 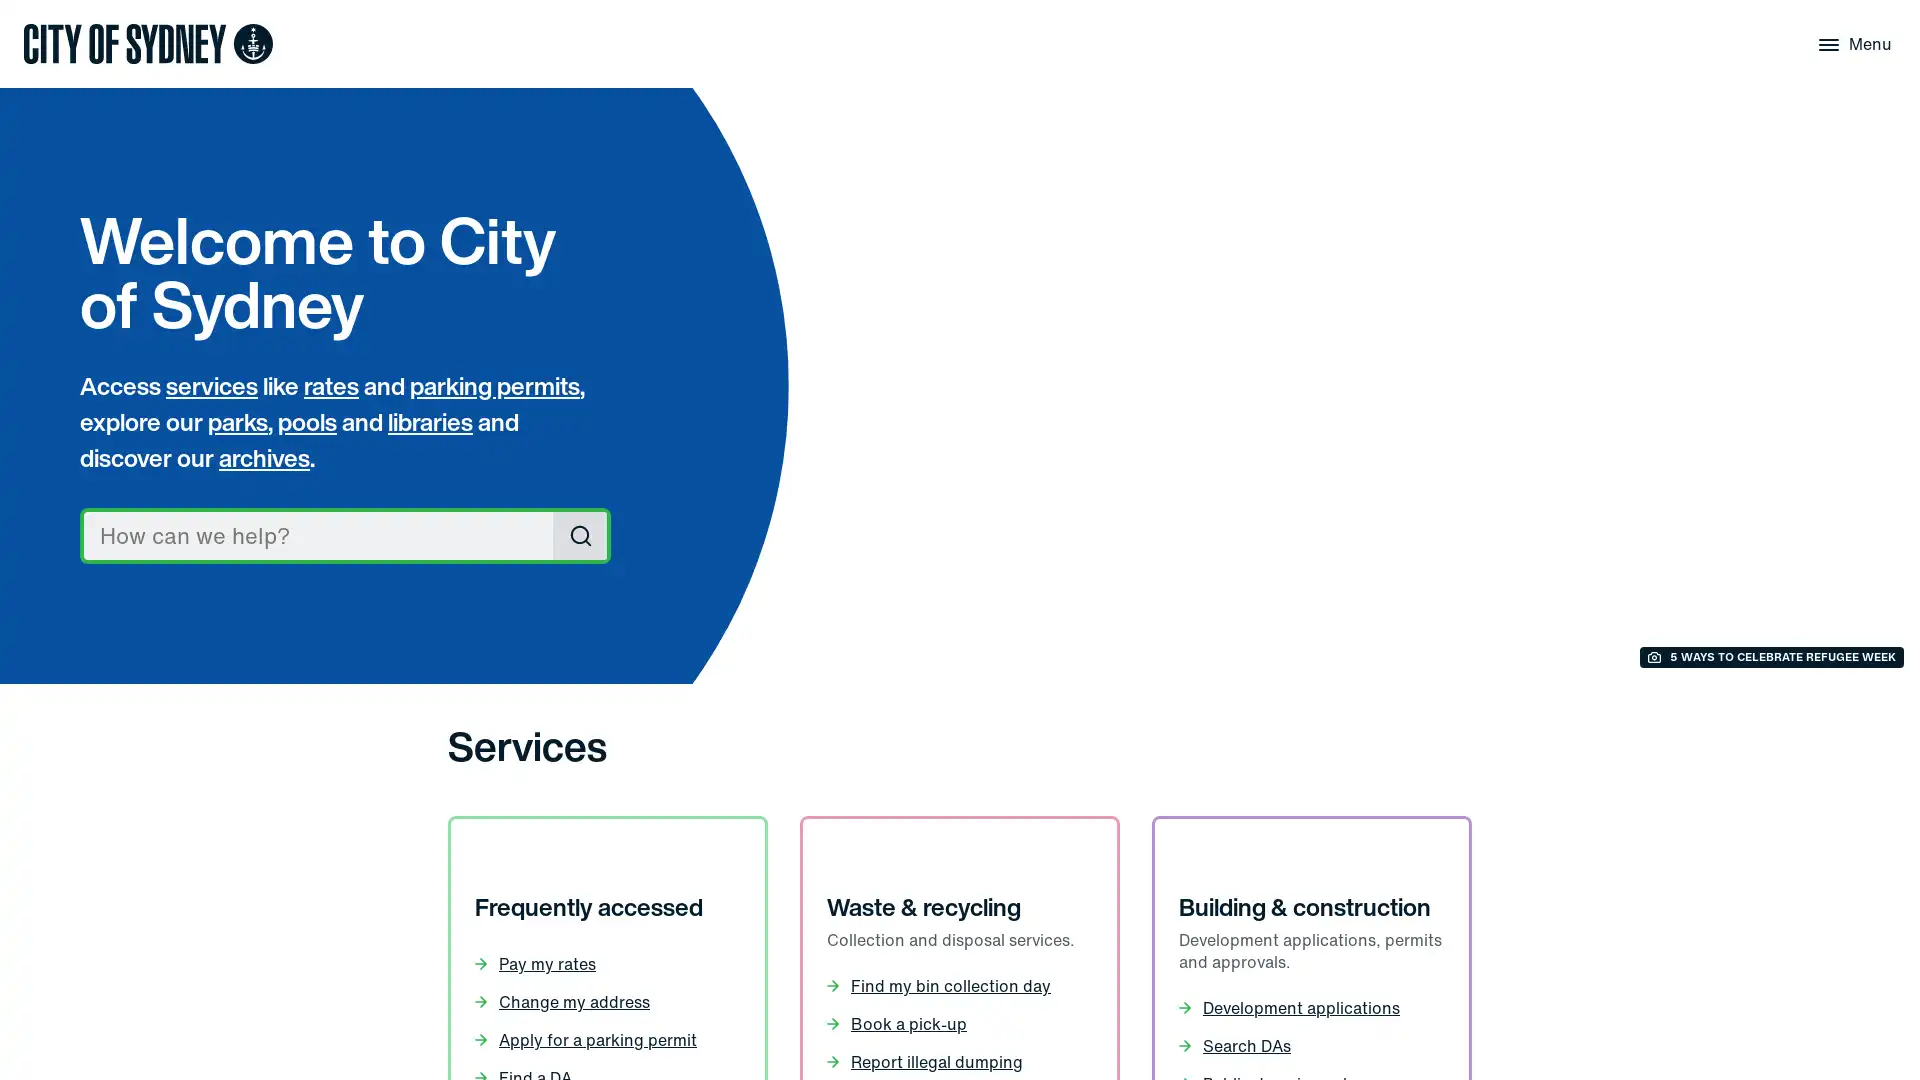 I want to click on Toggle image caption, so click(x=1771, y=657).